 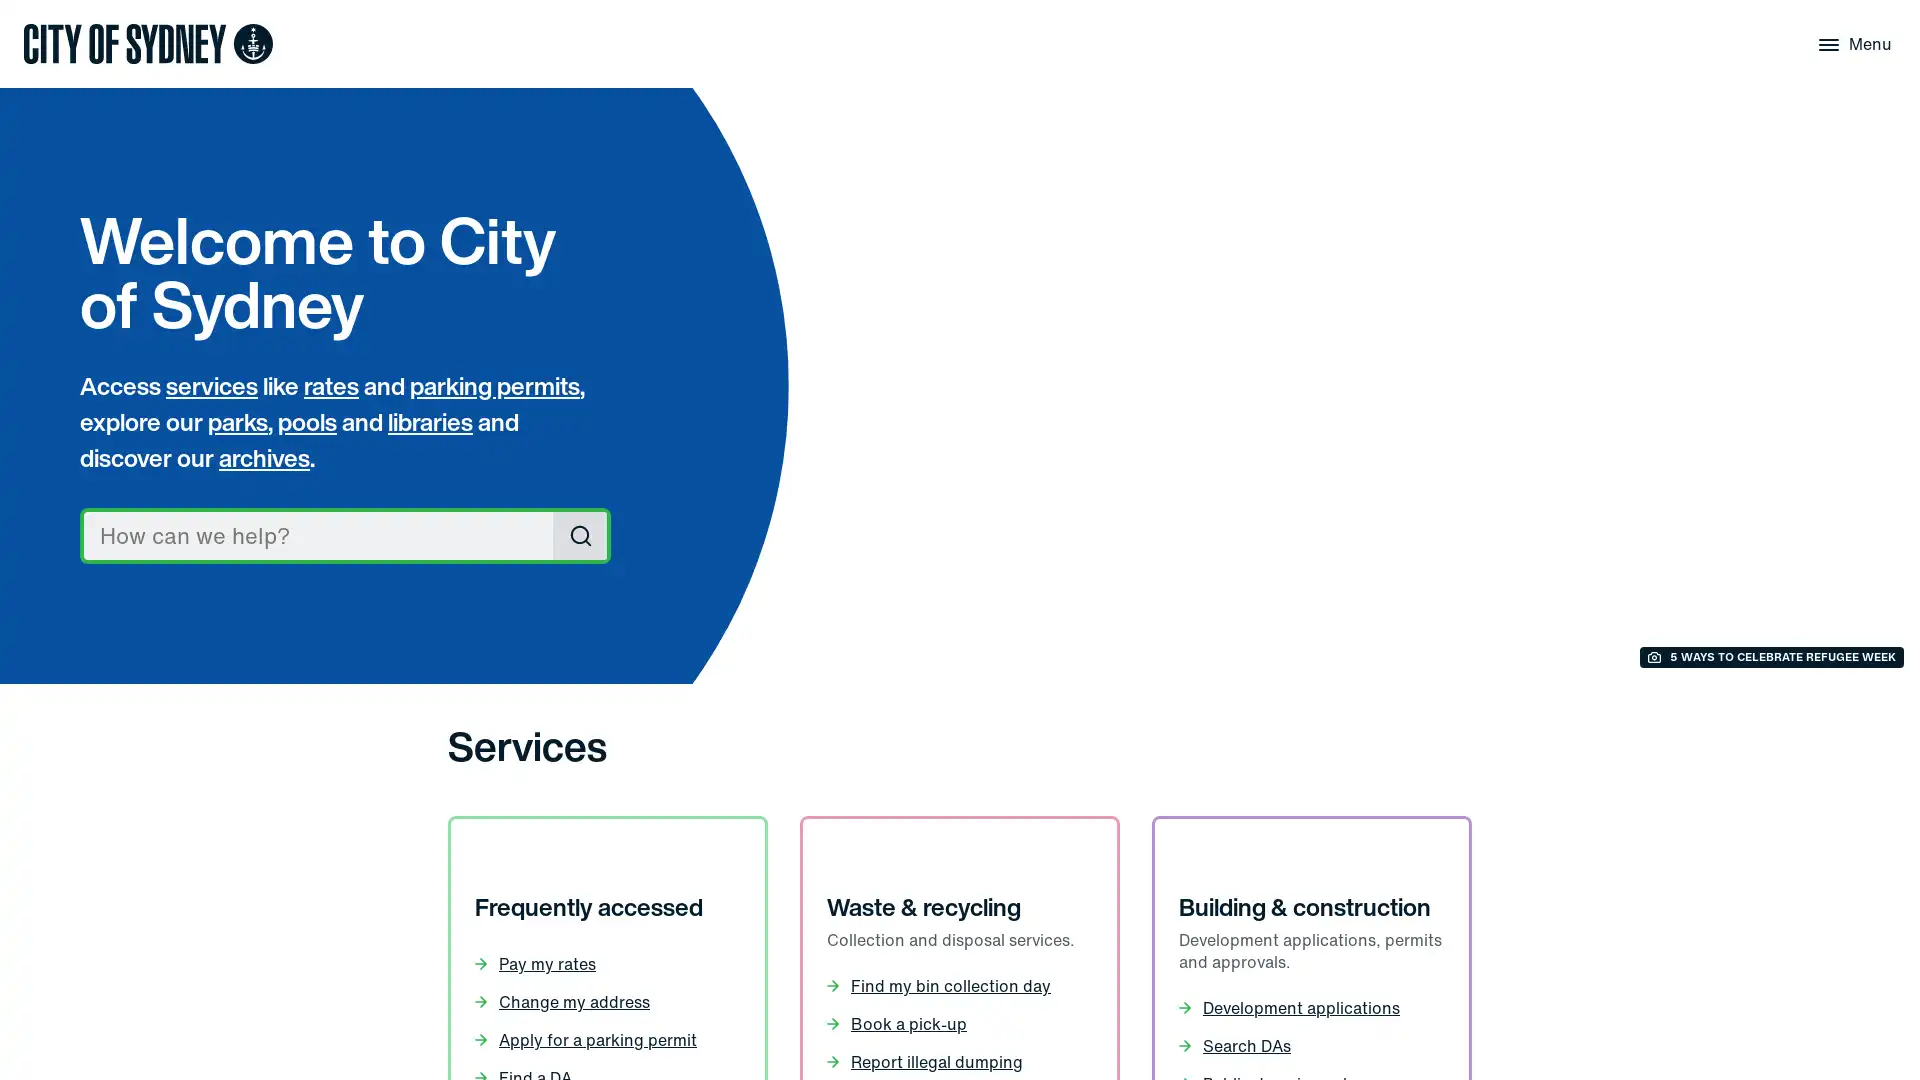 I want to click on Toggle image caption, so click(x=1771, y=657).